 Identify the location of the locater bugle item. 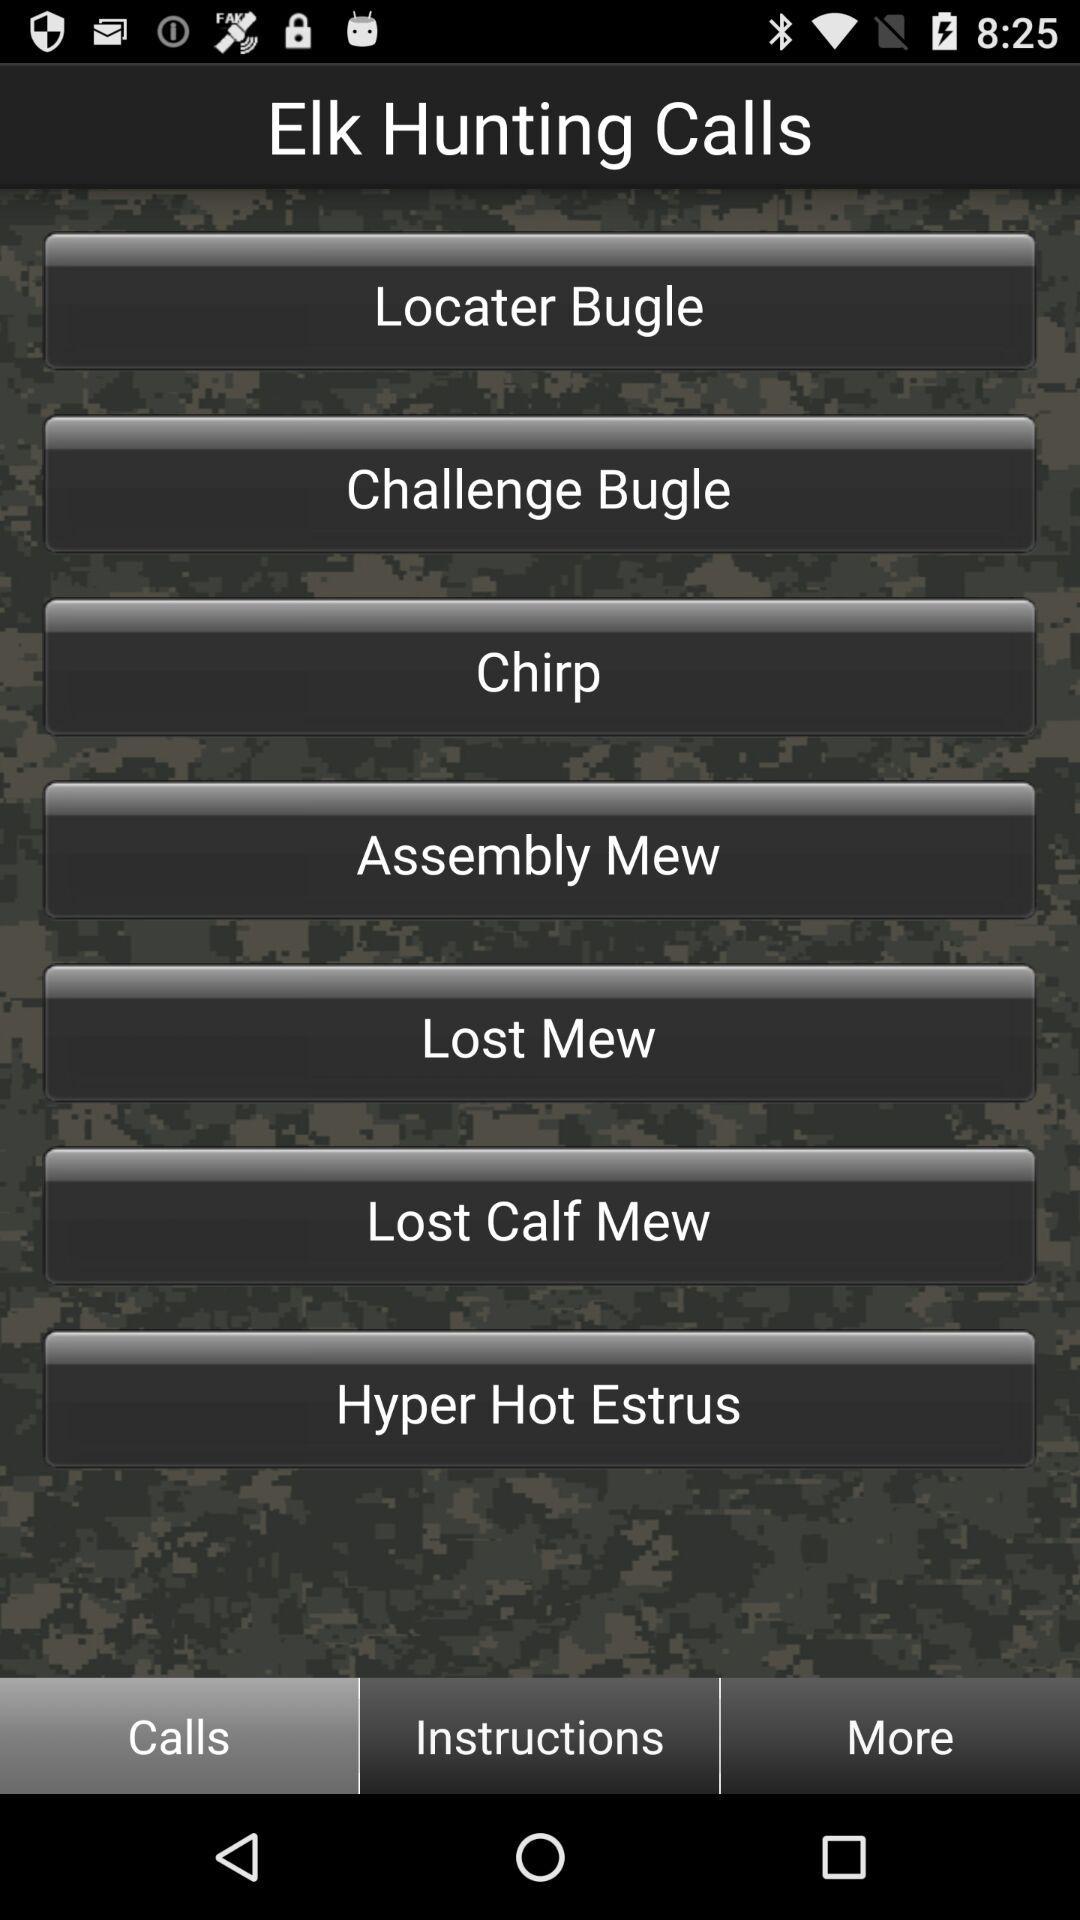
(540, 300).